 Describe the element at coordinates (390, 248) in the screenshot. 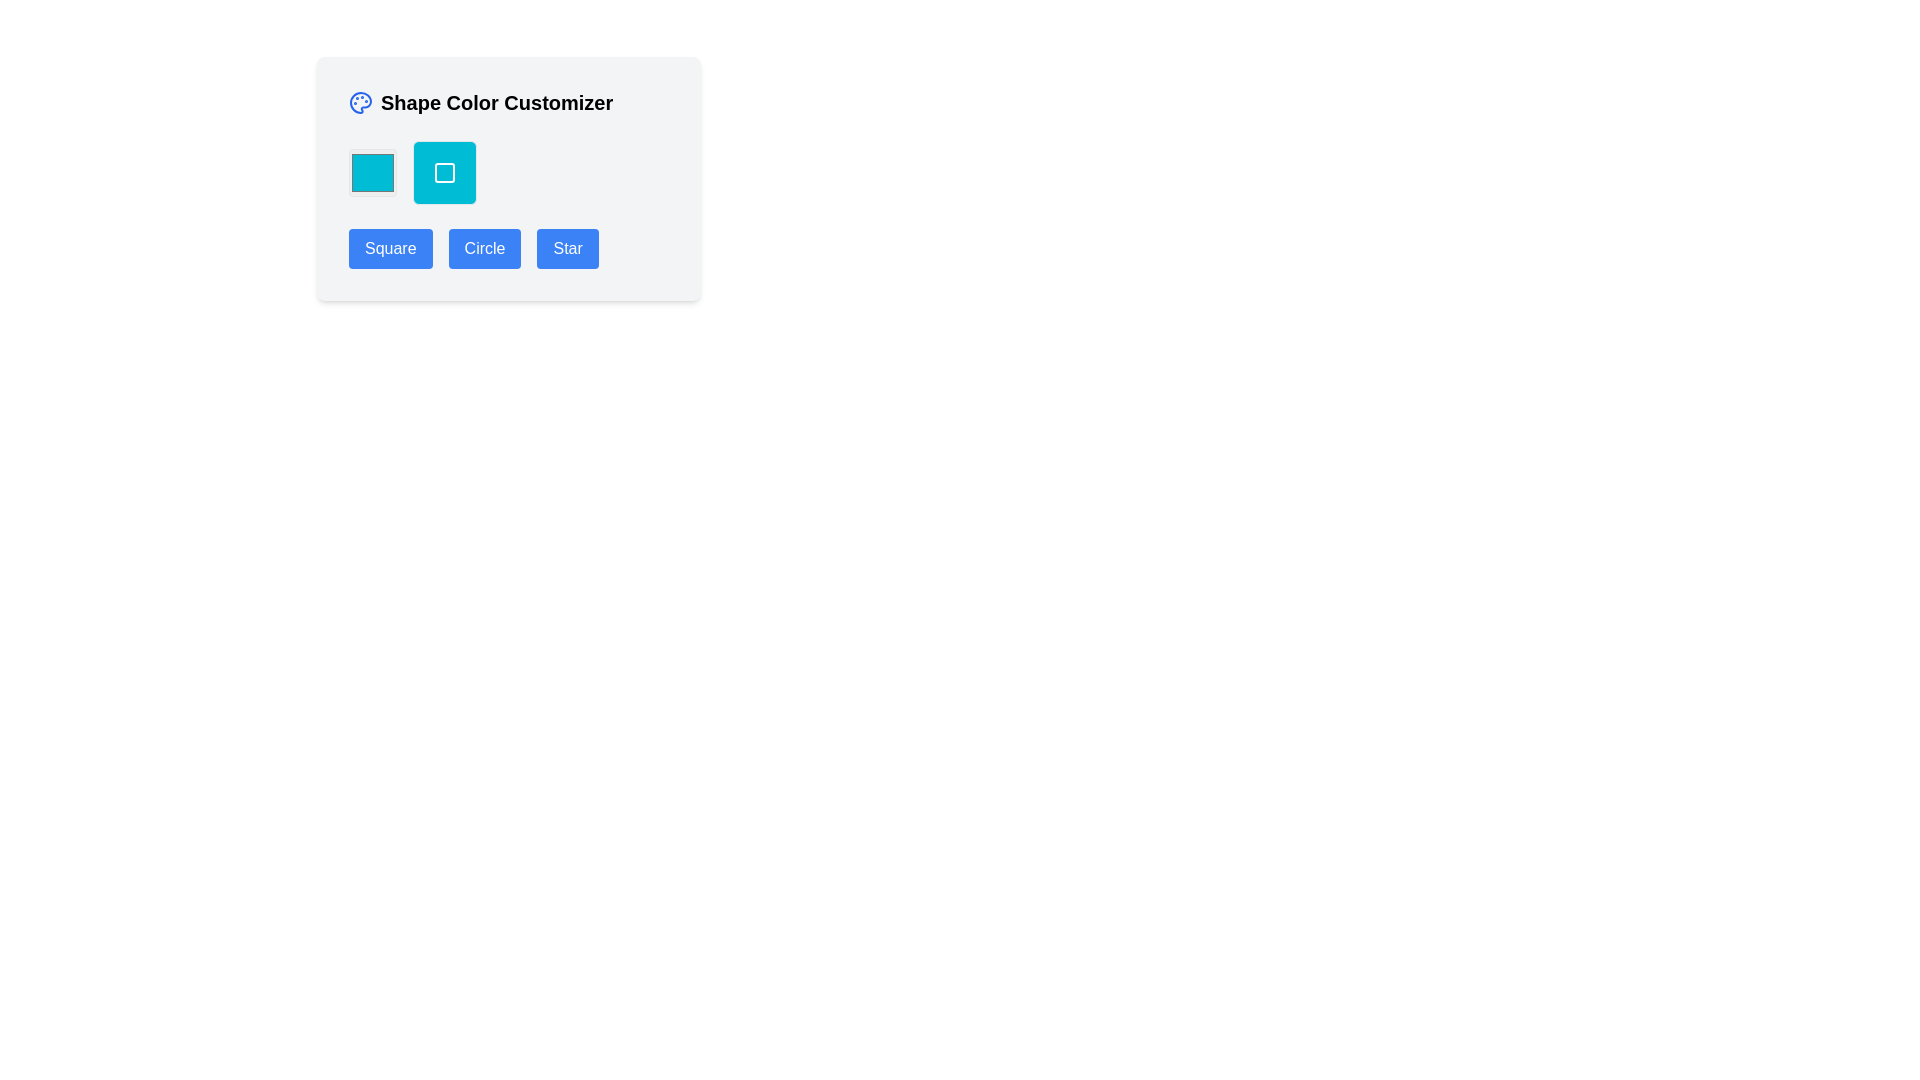

I see `the 'Square' shape button located near the bottom-left of the 'Shape Color Customizer' section, which is the first button in a row of shape buttons` at that location.